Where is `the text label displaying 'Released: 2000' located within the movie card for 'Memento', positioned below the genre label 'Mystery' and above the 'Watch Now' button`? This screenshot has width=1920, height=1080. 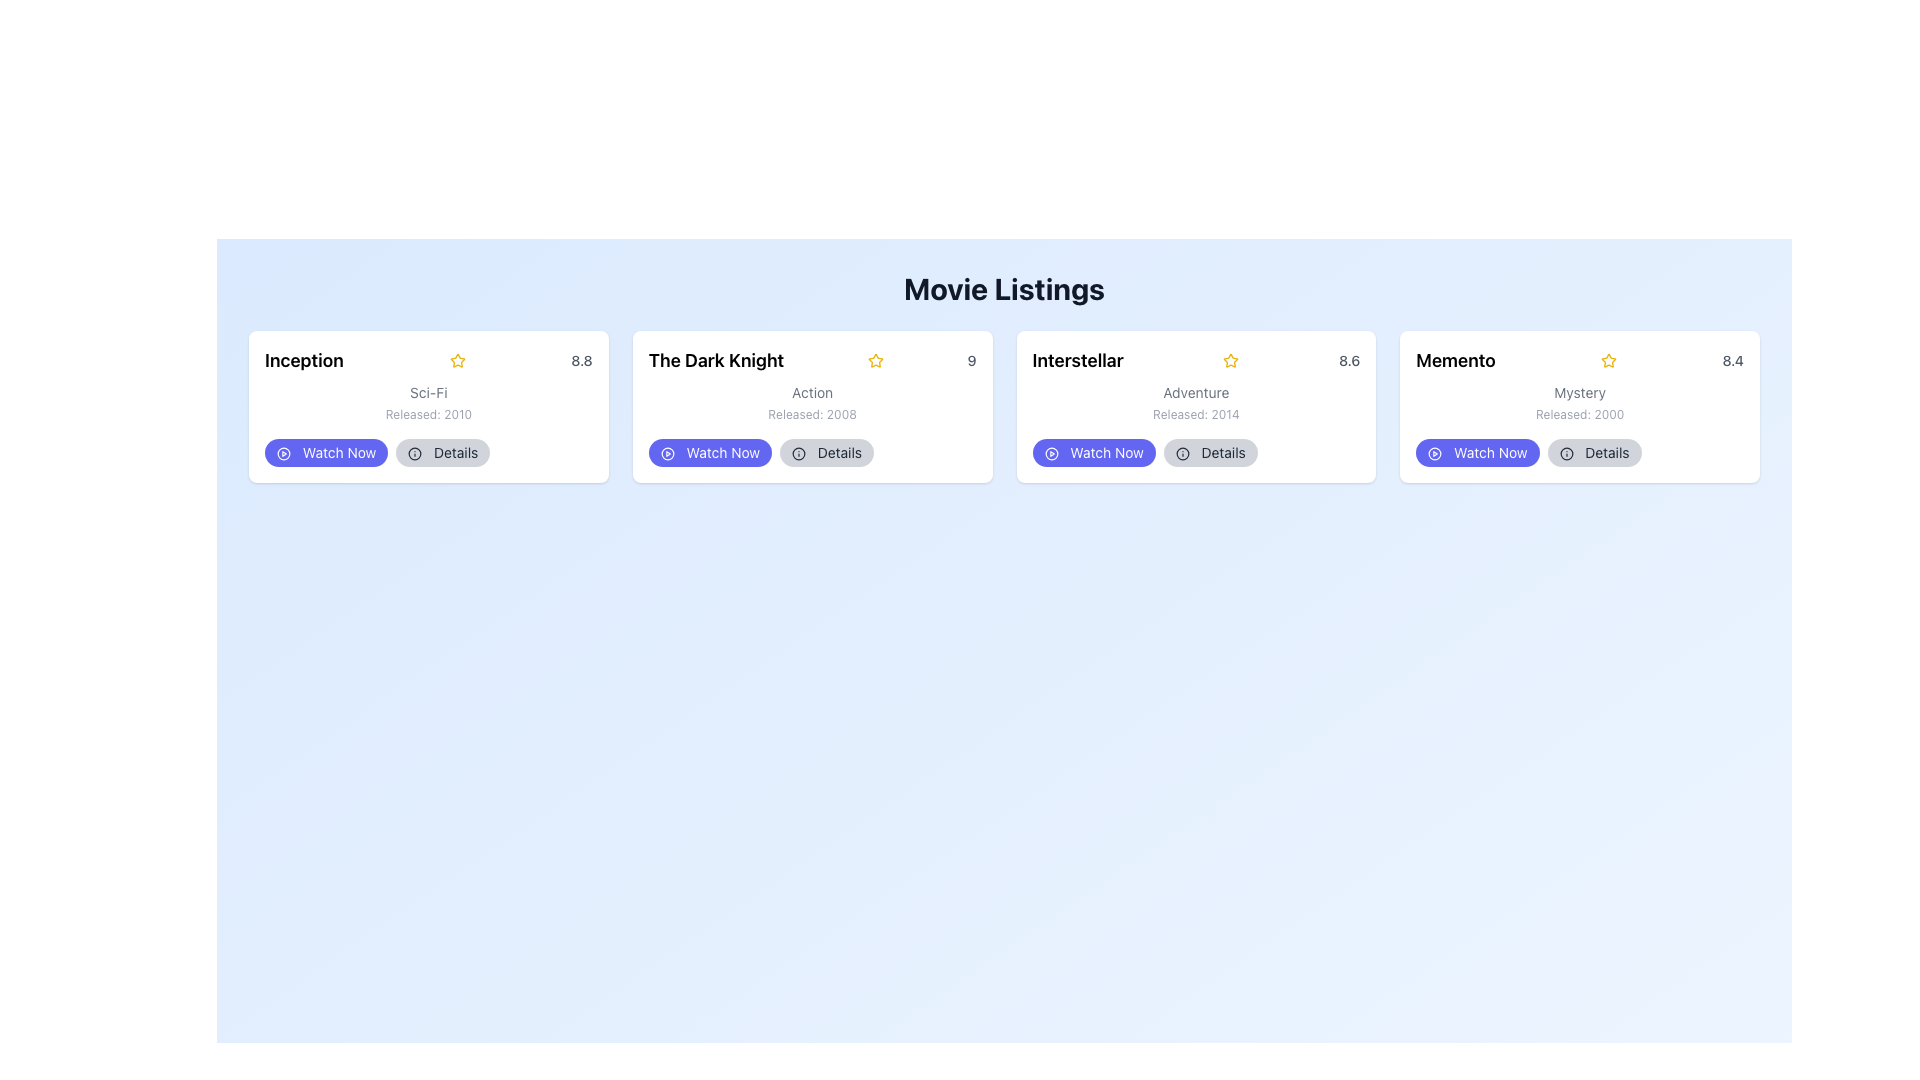 the text label displaying 'Released: 2000' located within the movie card for 'Memento', positioned below the genre label 'Mystery' and above the 'Watch Now' button is located at coordinates (1579, 414).